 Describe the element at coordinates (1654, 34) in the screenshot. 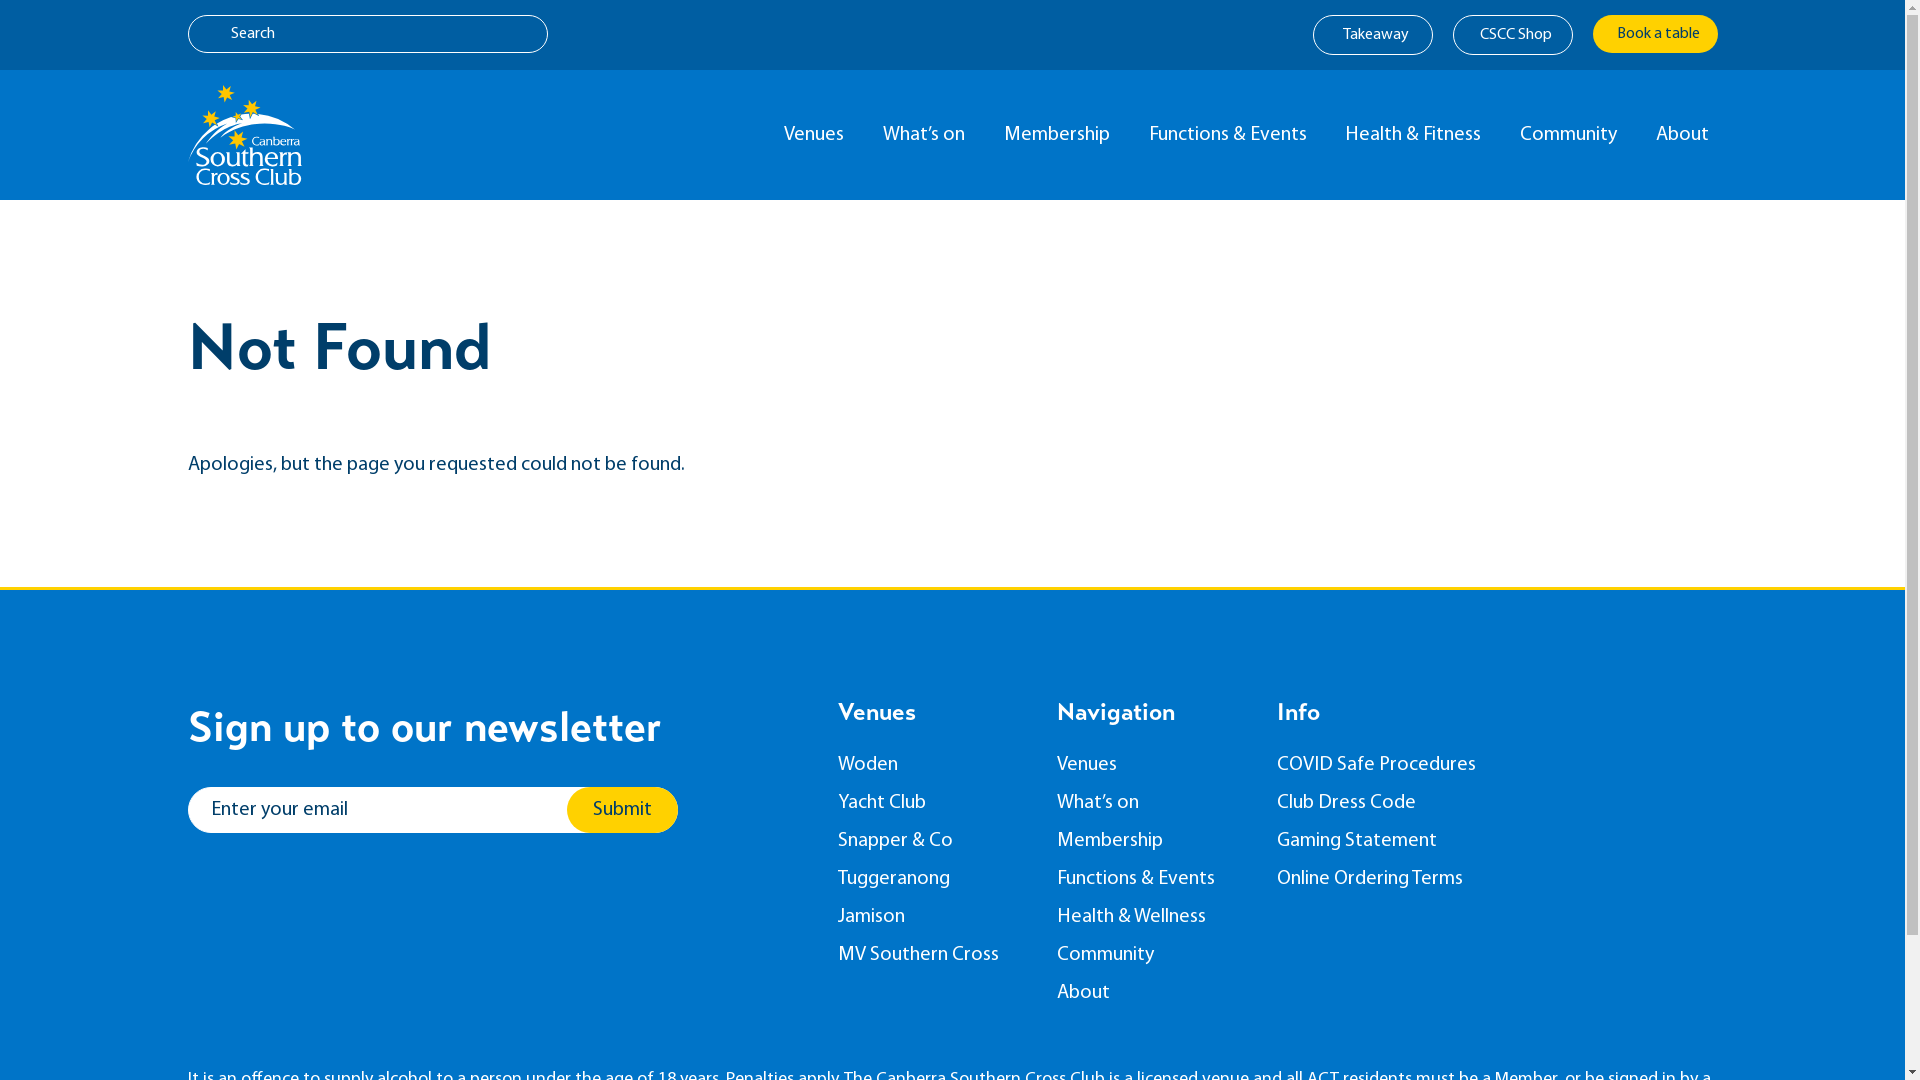

I see `'Book a table'` at that location.